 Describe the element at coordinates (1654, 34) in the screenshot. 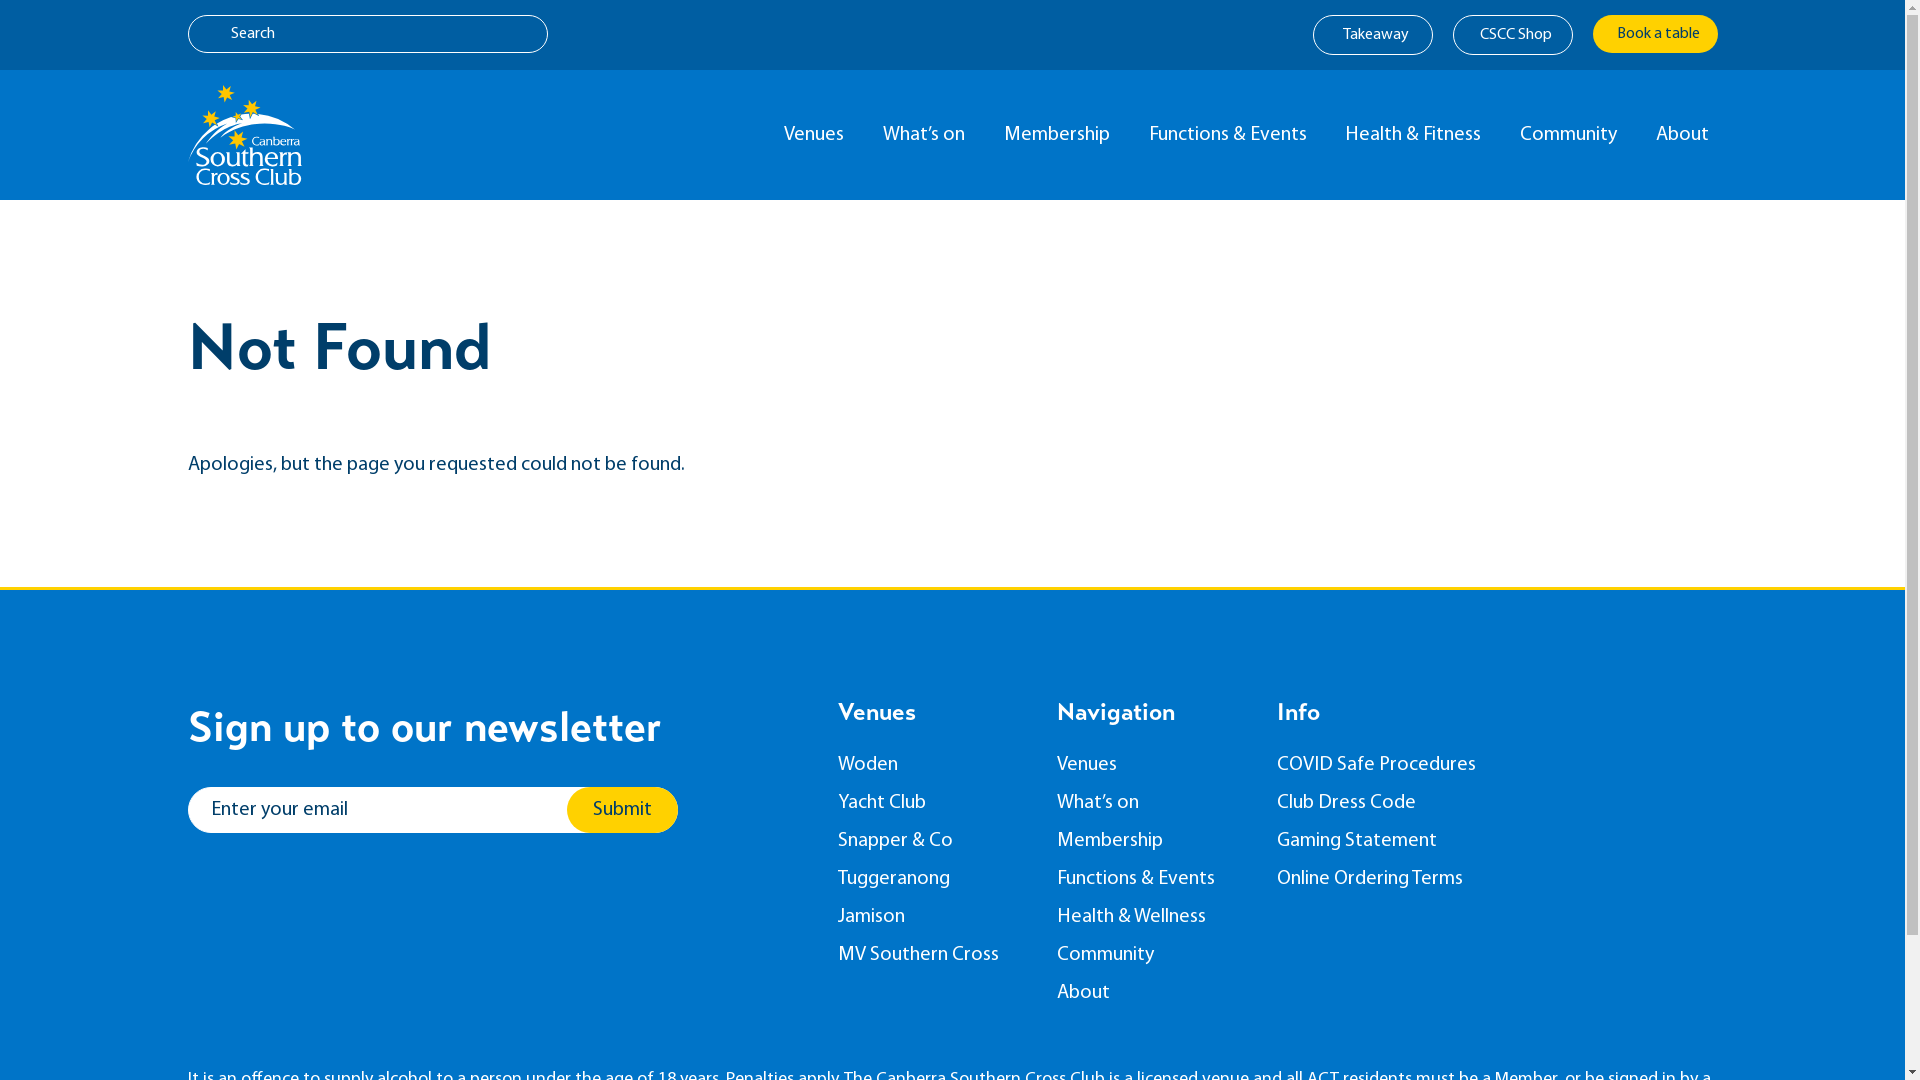

I see `'Book a table'` at that location.